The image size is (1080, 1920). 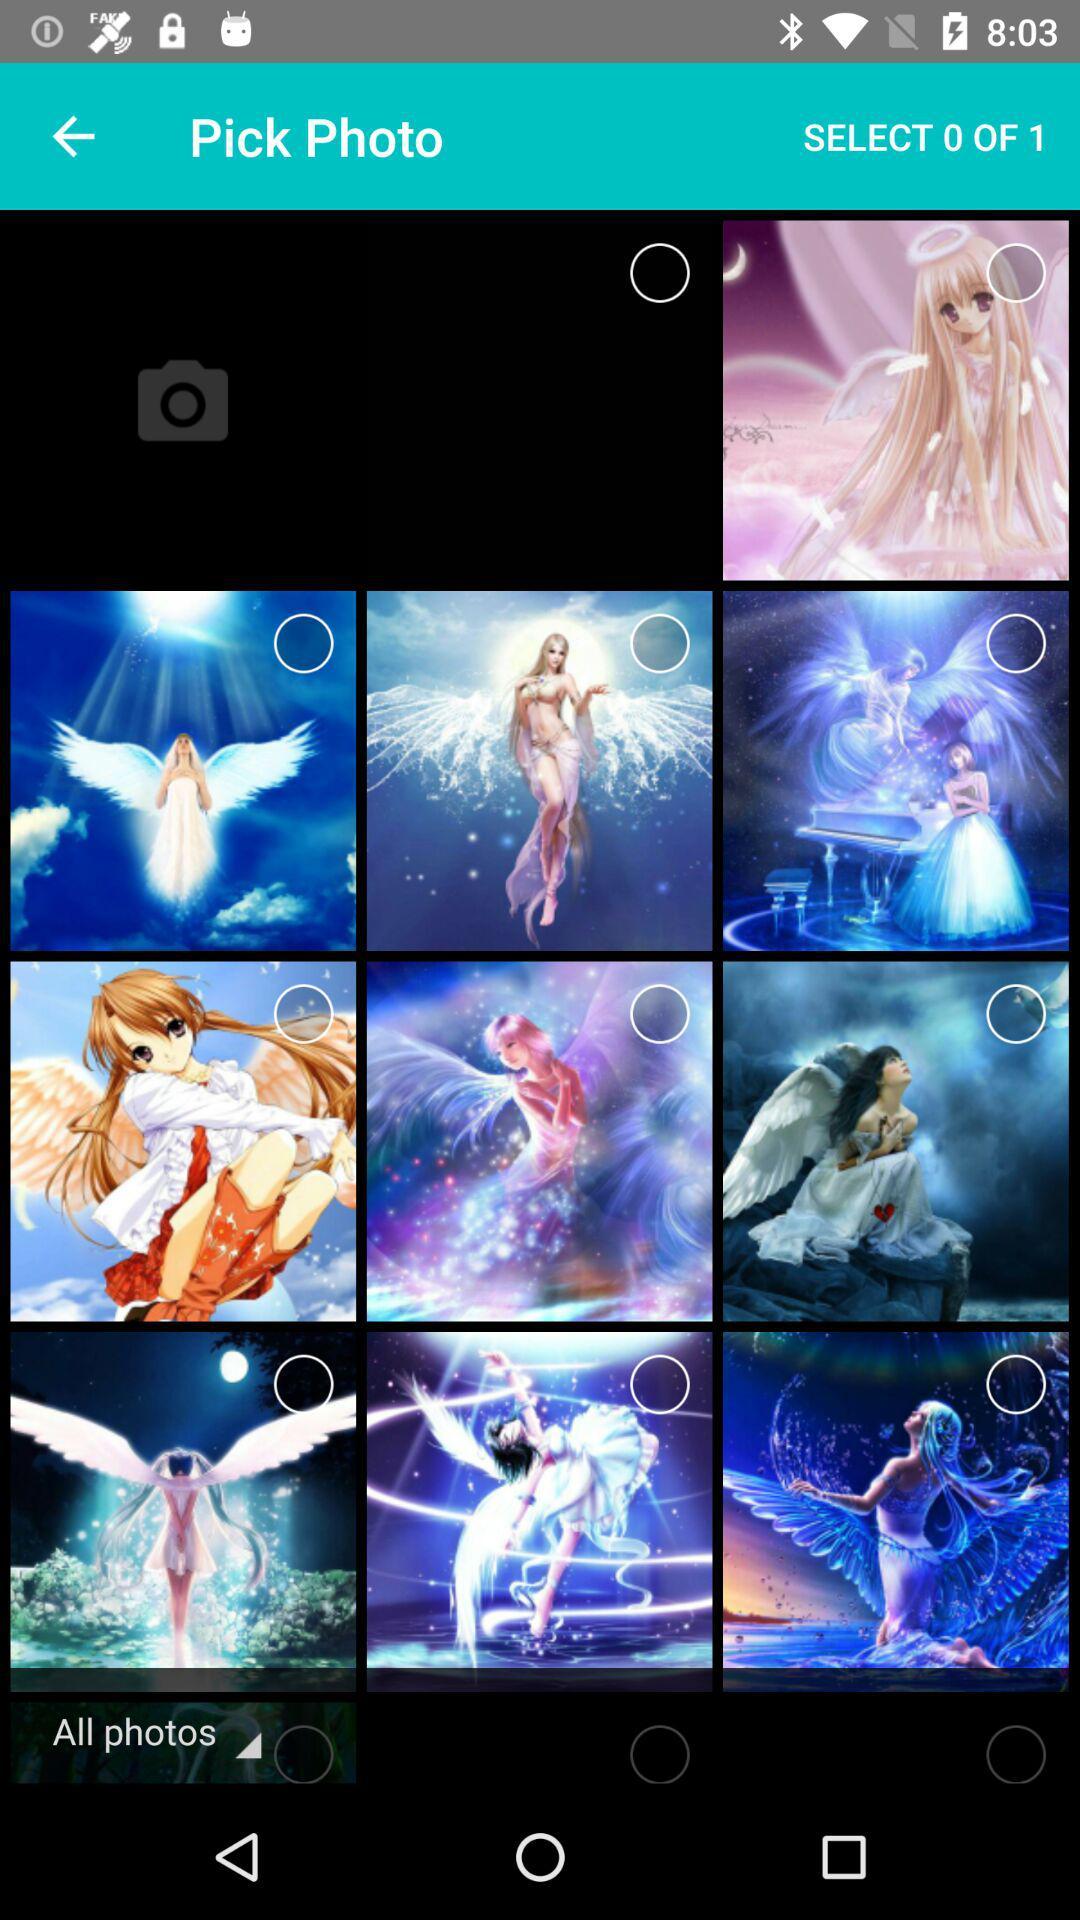 What do you see at coordinates (303, 643) in the screenshot?
I see `choose image` at bounding box center [303, 643].